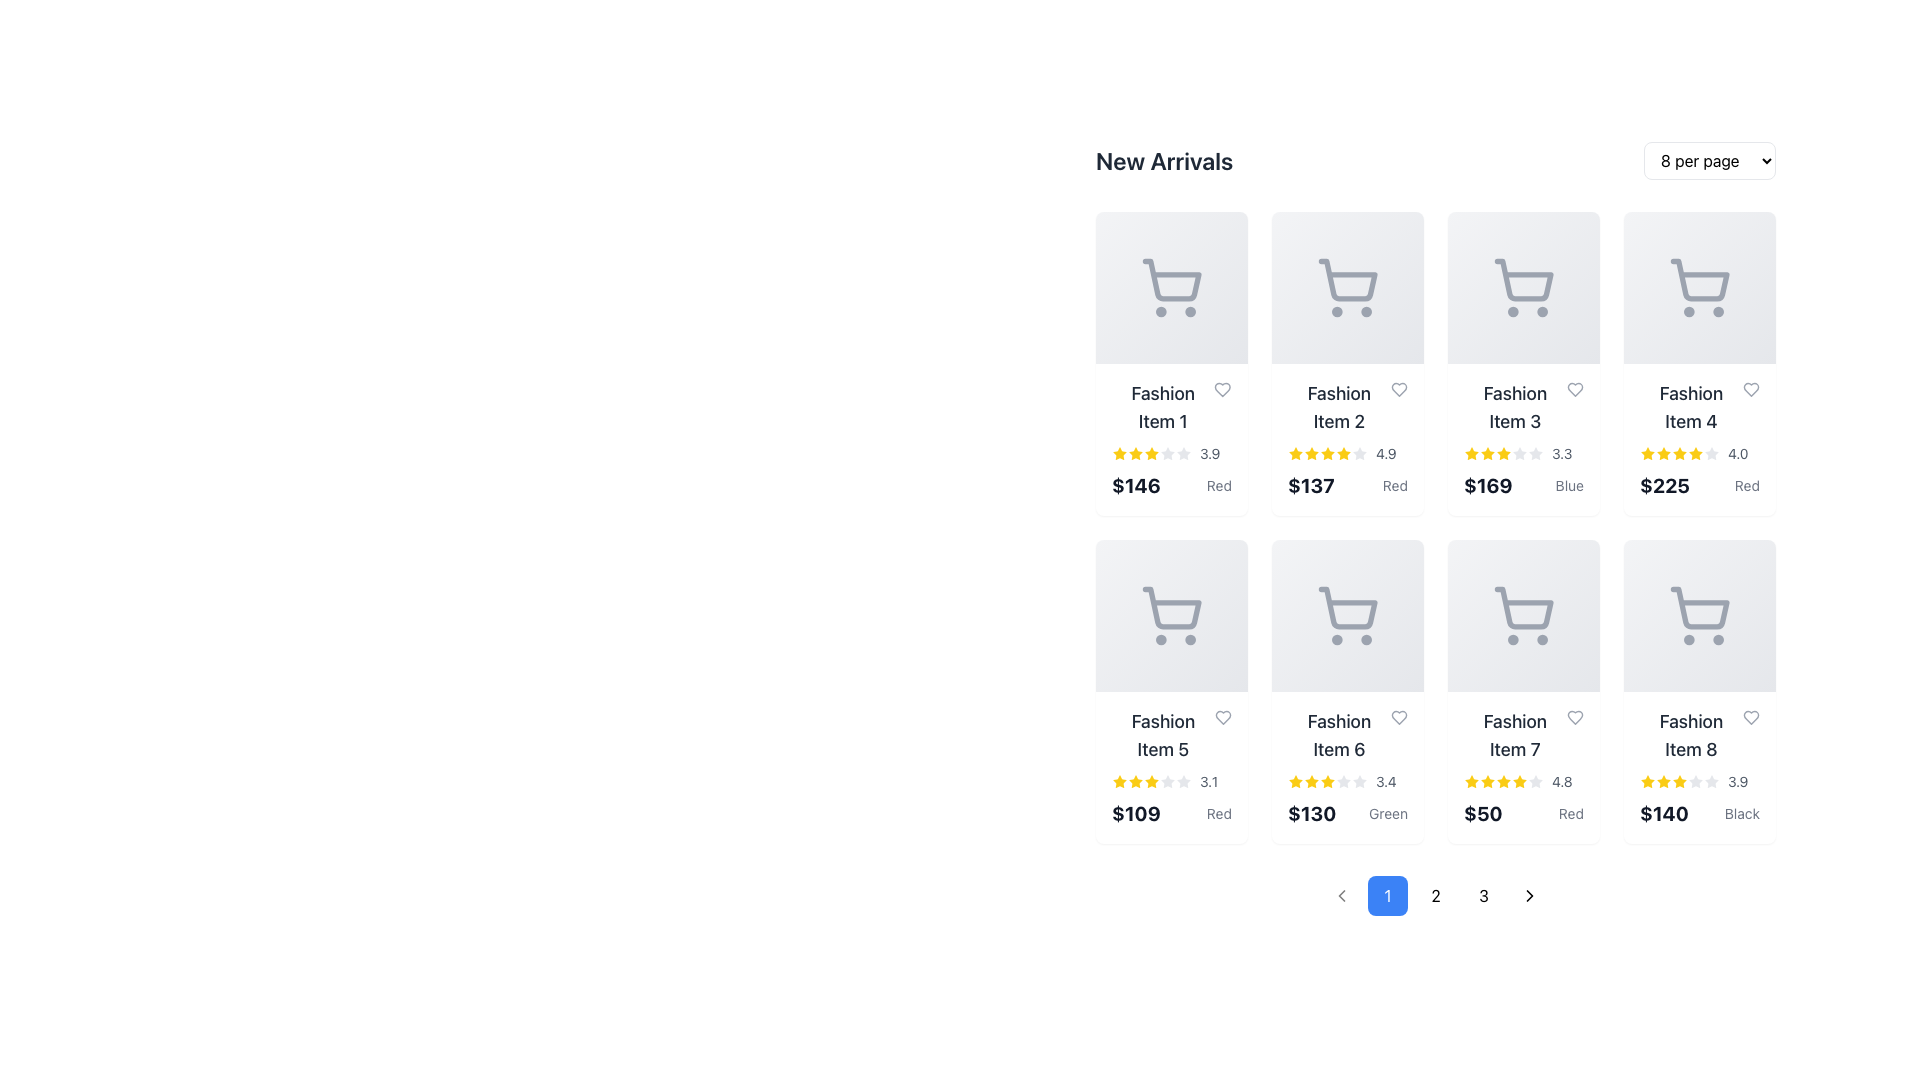  I want to click on the fourth star icon in the rating system for the product 'Fashion Item 7', which is solid yellow and indicates an active state, so click(1520, 780).